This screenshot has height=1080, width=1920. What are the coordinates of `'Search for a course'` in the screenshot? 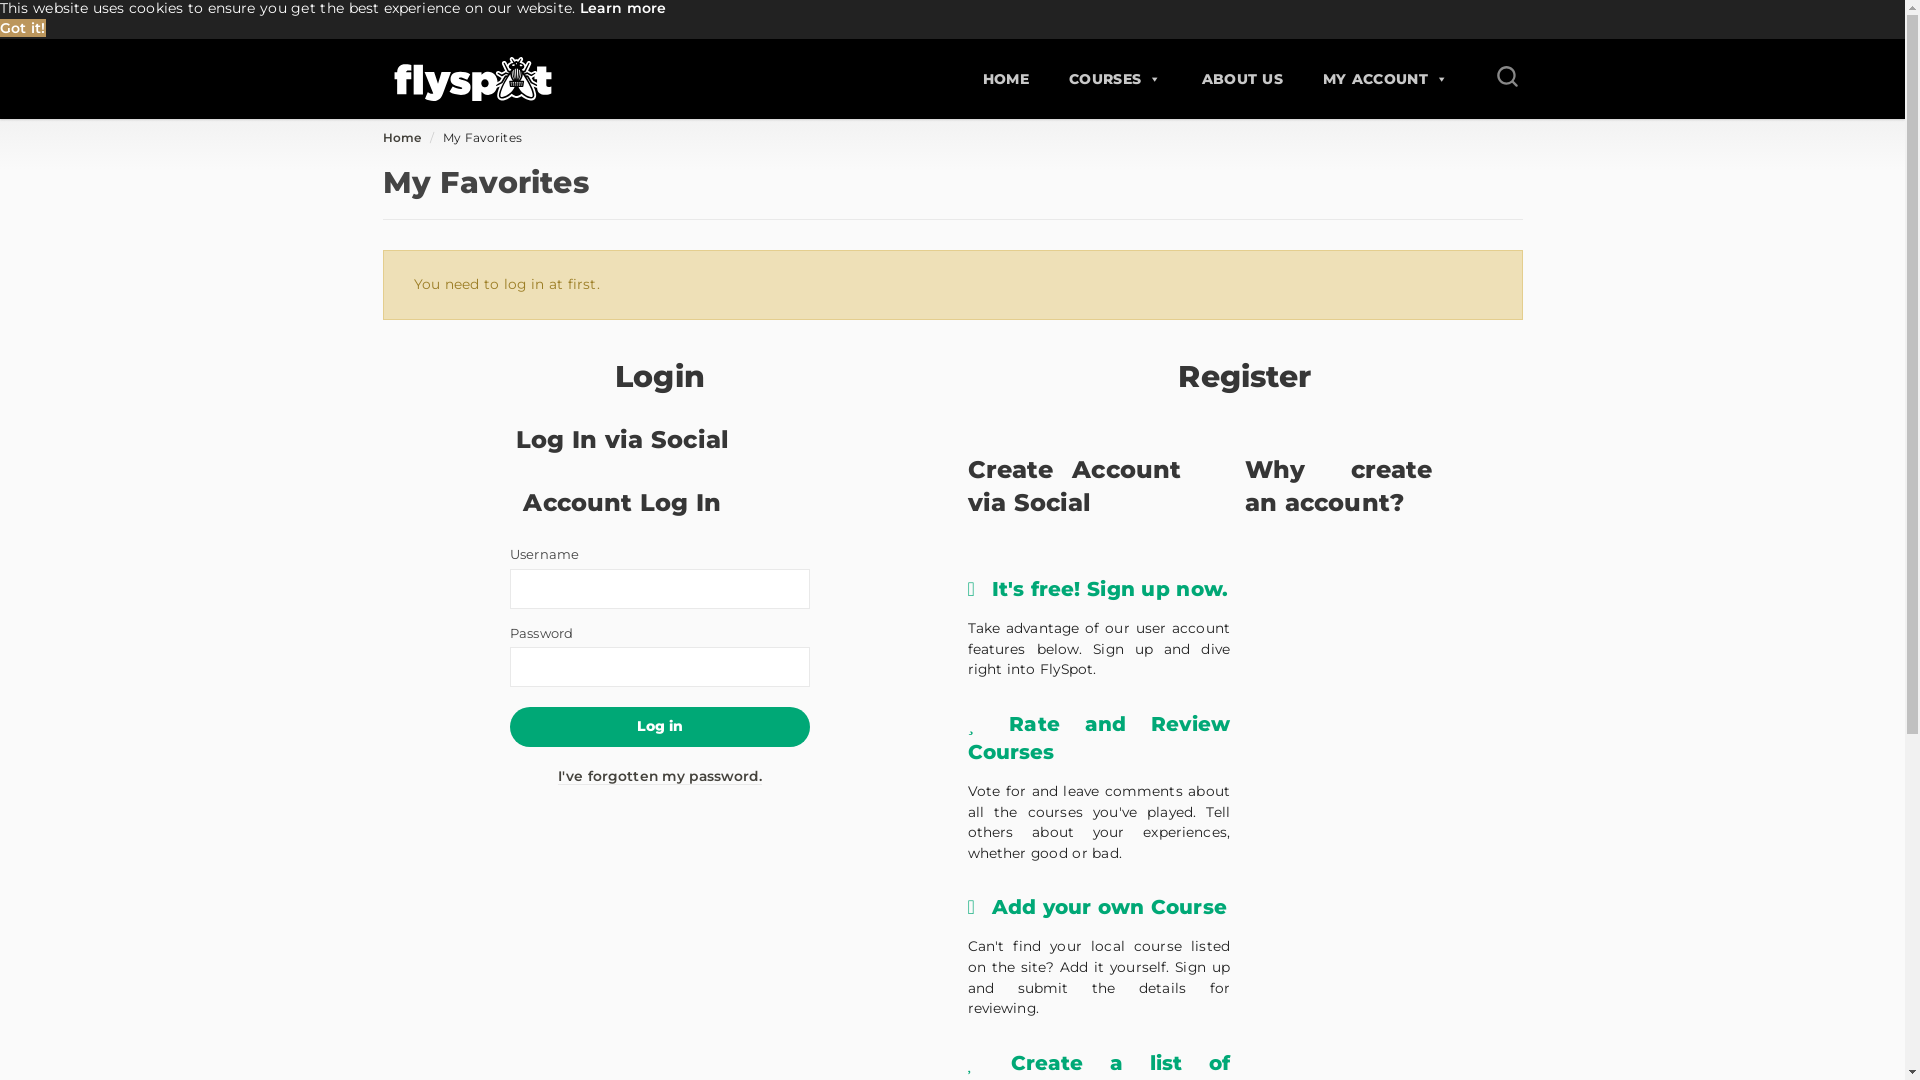 It's located at (1505, 77).